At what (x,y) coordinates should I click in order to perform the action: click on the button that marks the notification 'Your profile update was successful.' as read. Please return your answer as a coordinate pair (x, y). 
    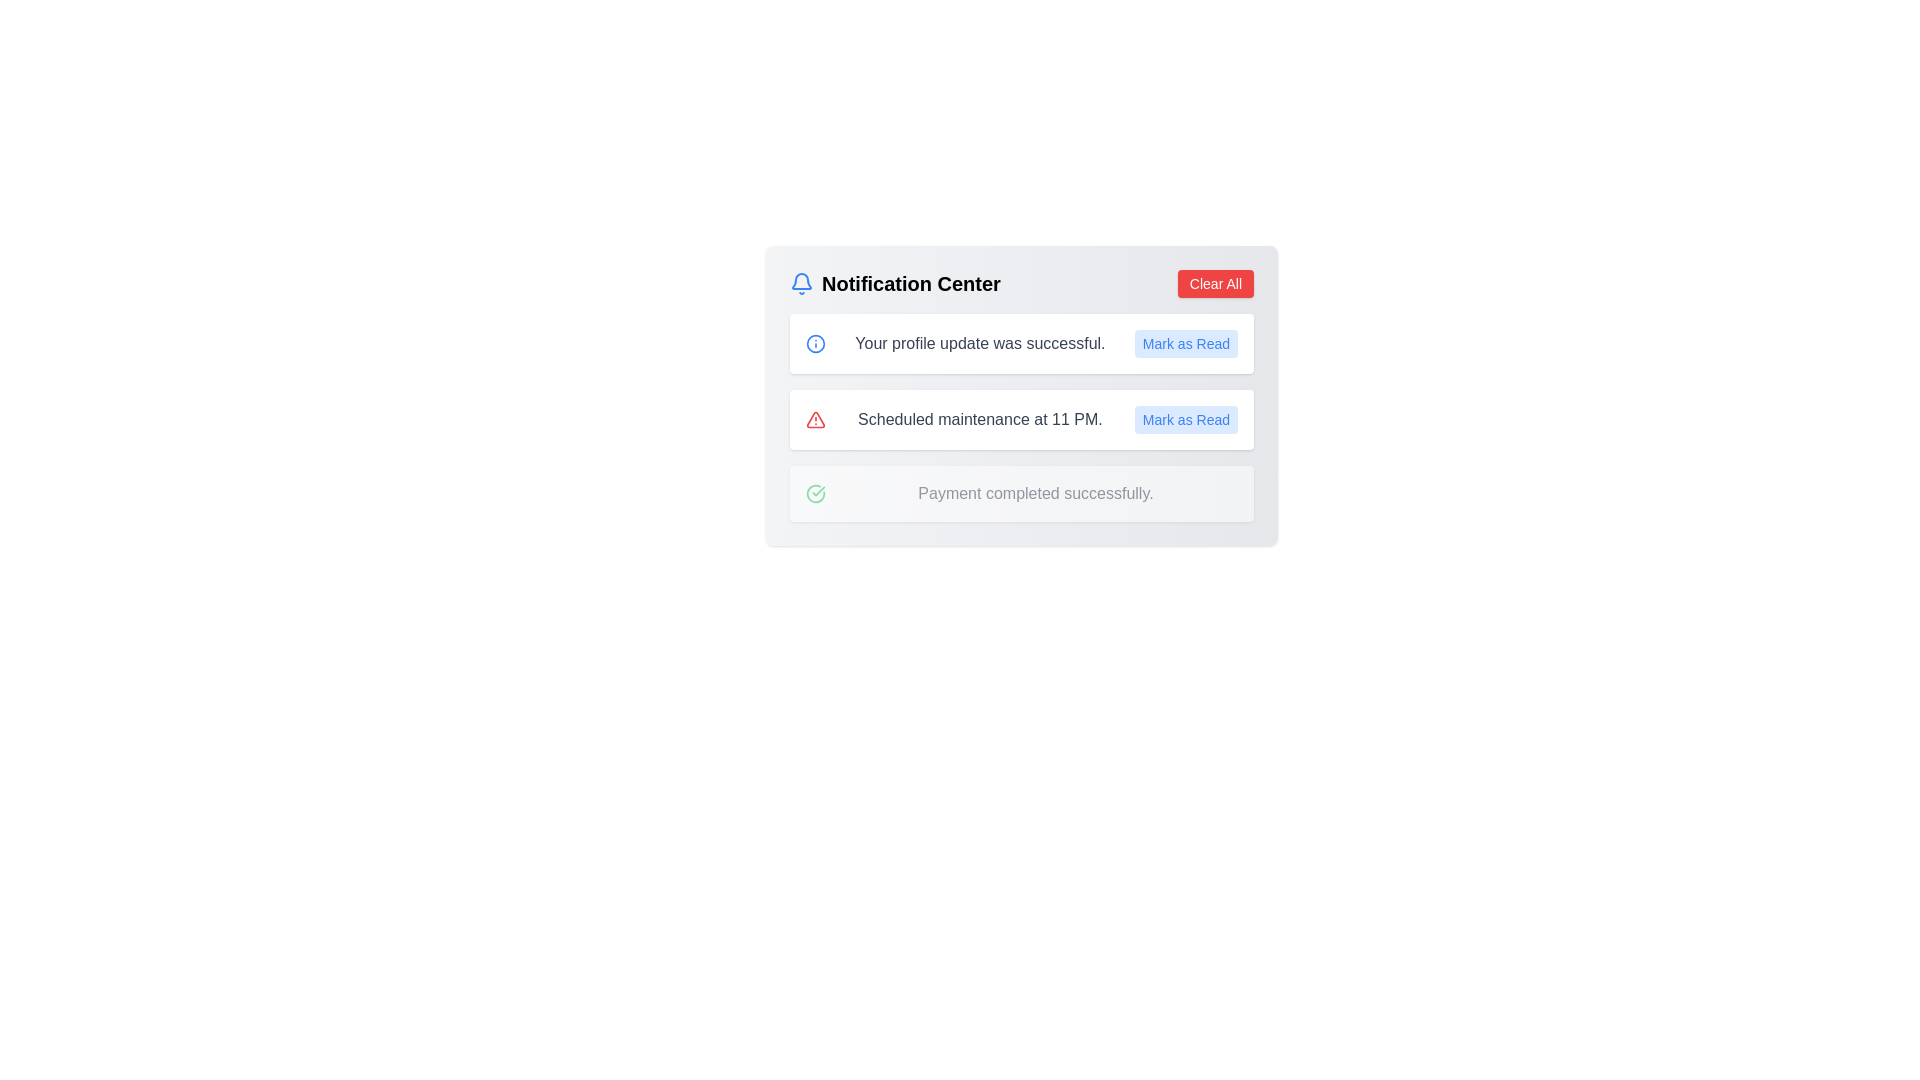
    Looking at the image, I should click on (1186, 342).